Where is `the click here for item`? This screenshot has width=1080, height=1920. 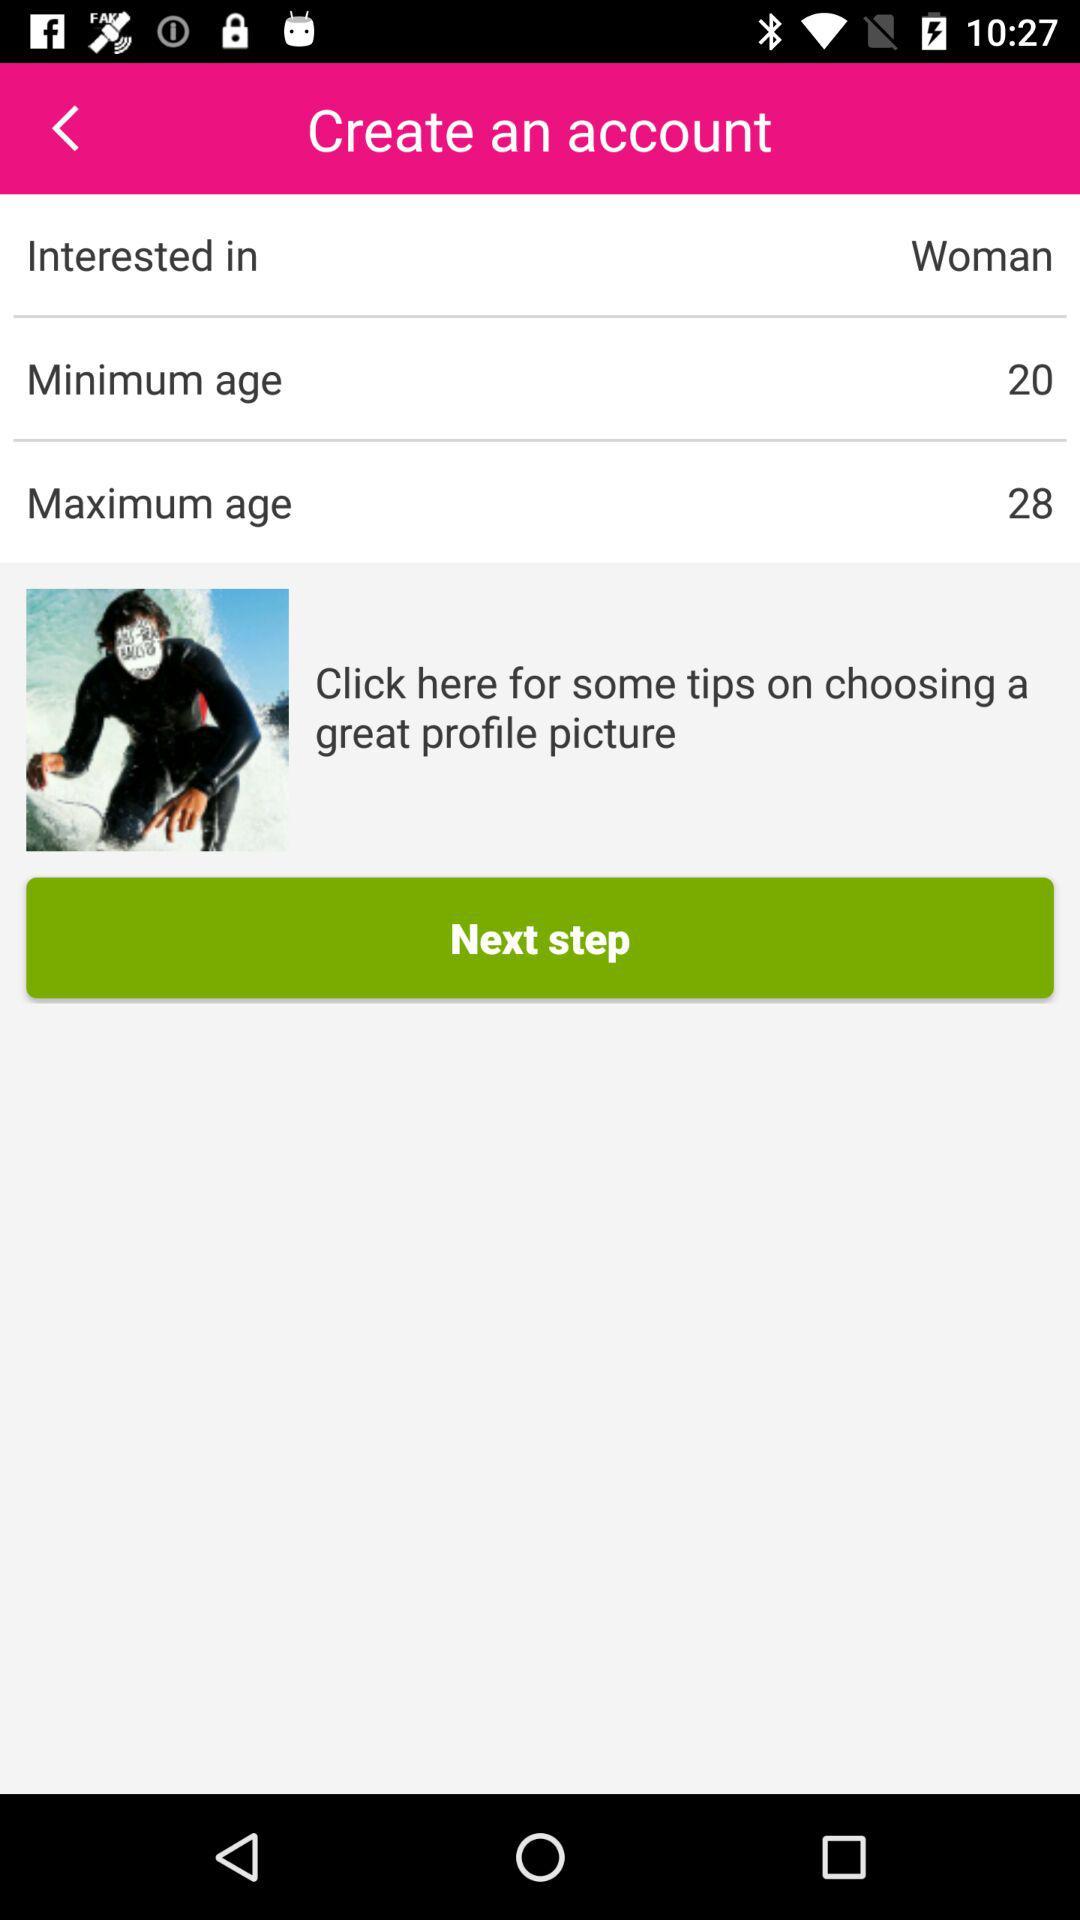
the click here for item is located at coordinates (683, 706).